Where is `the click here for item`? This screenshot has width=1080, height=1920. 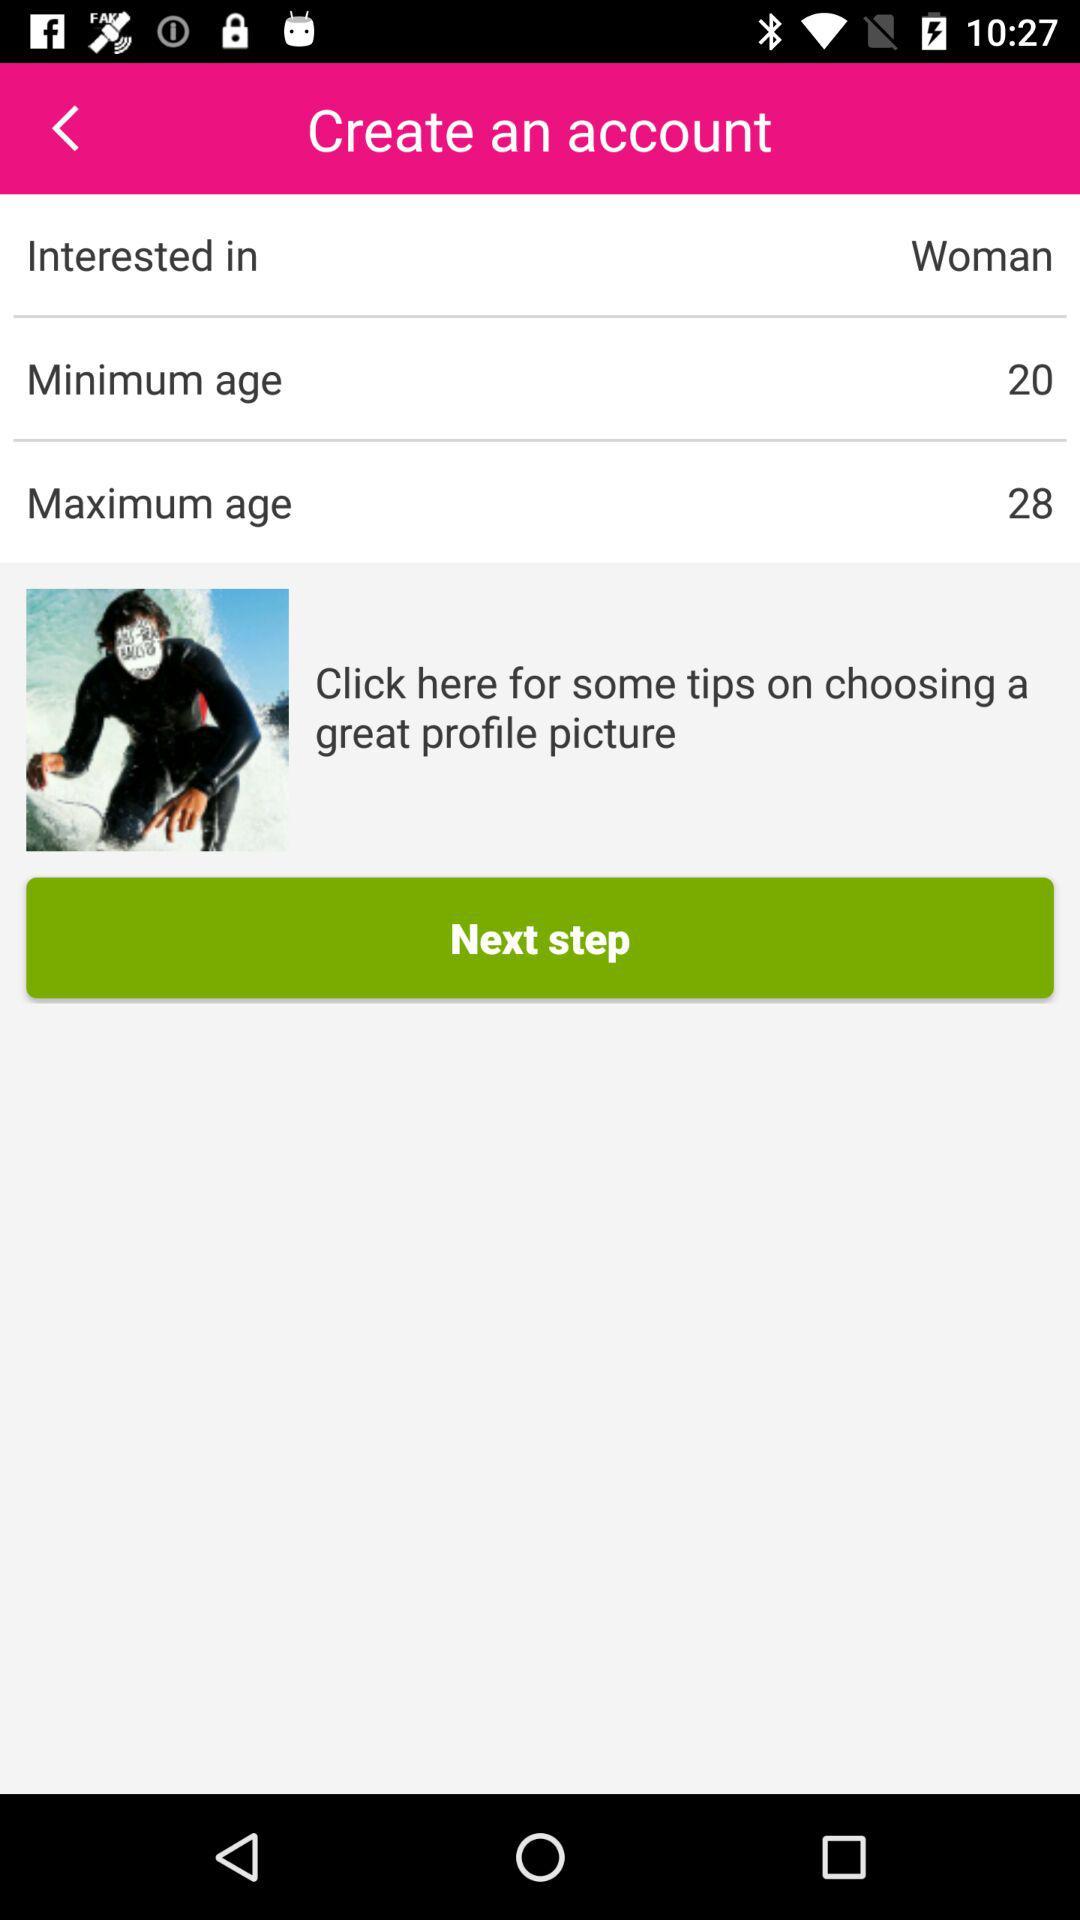
the click here for item is located at coordinates (683, 706).